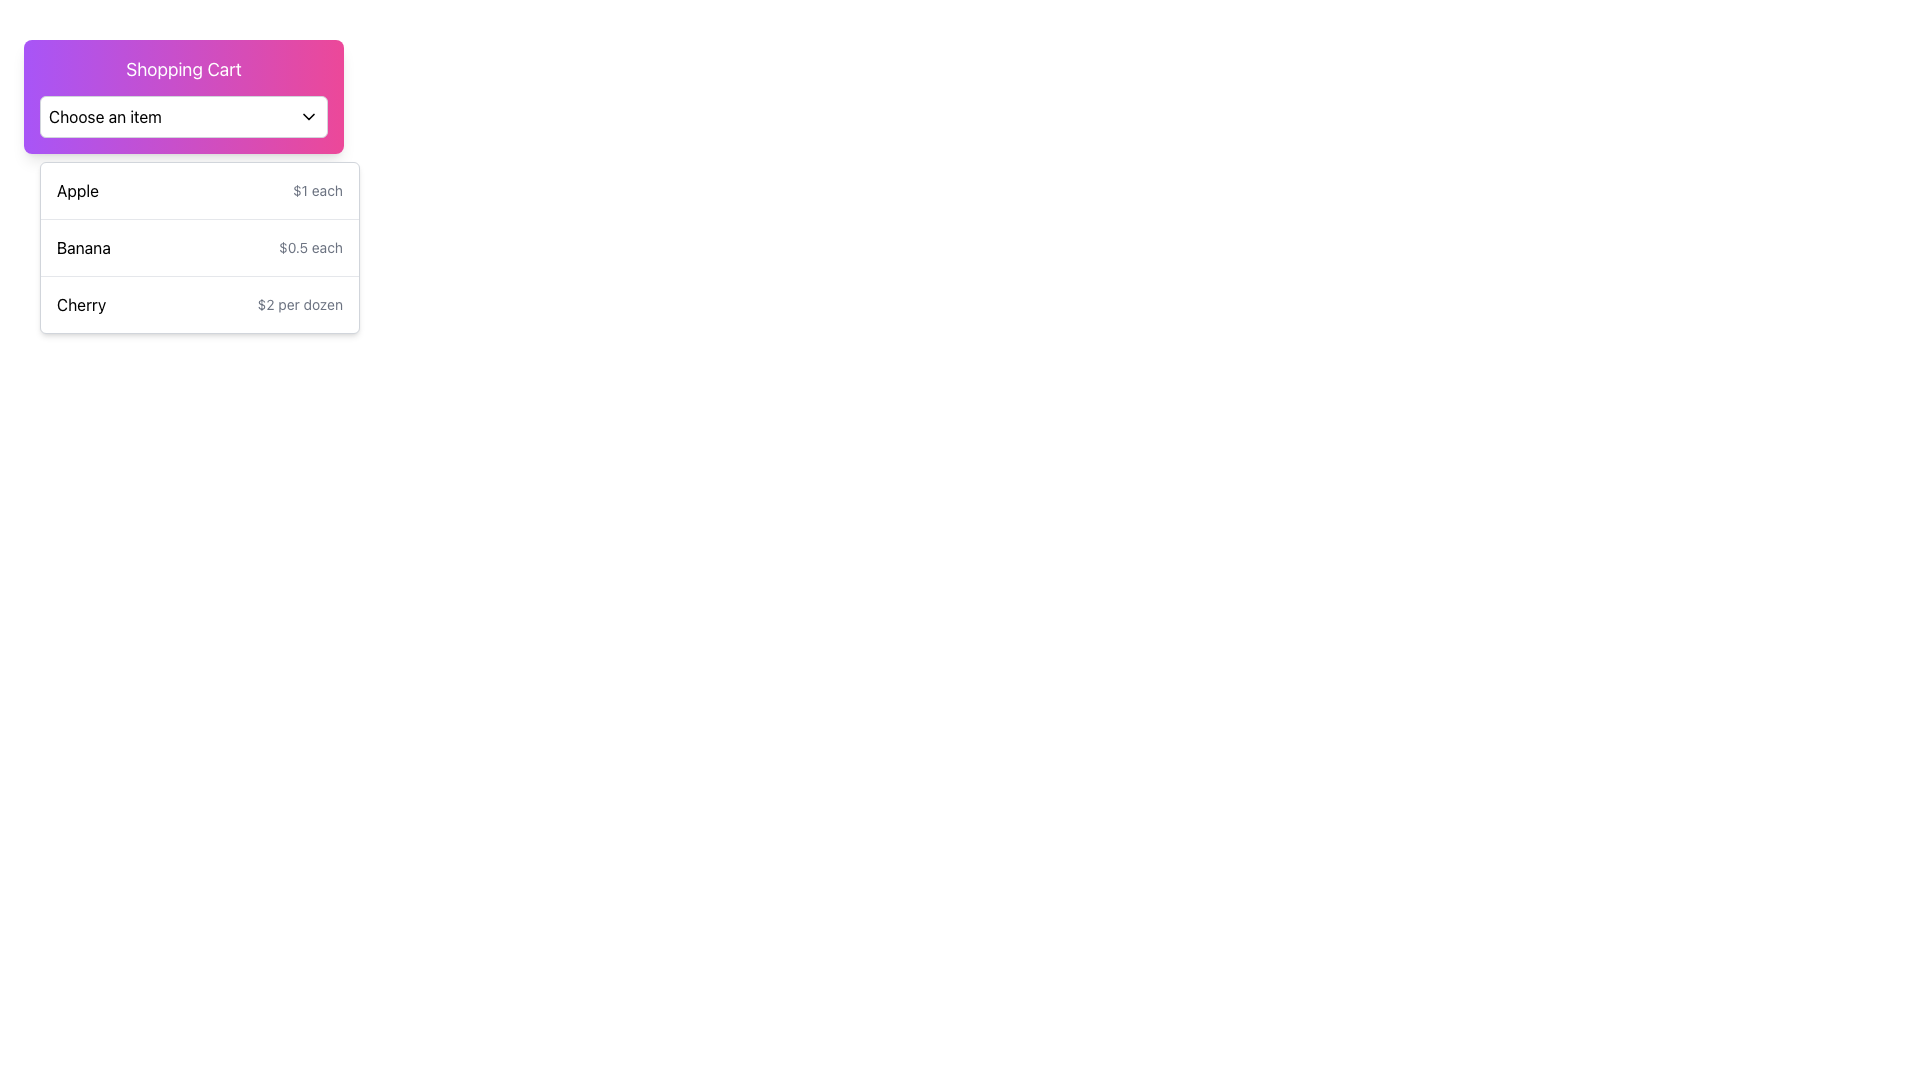  What do you see at coordinates (299, 304) in the screenshot?
I see `the static text label displaying the price information for the 'Cherry' item in the shopping cart, located on the right side of the 'Cherry' row` at bounding box center [299, 304].